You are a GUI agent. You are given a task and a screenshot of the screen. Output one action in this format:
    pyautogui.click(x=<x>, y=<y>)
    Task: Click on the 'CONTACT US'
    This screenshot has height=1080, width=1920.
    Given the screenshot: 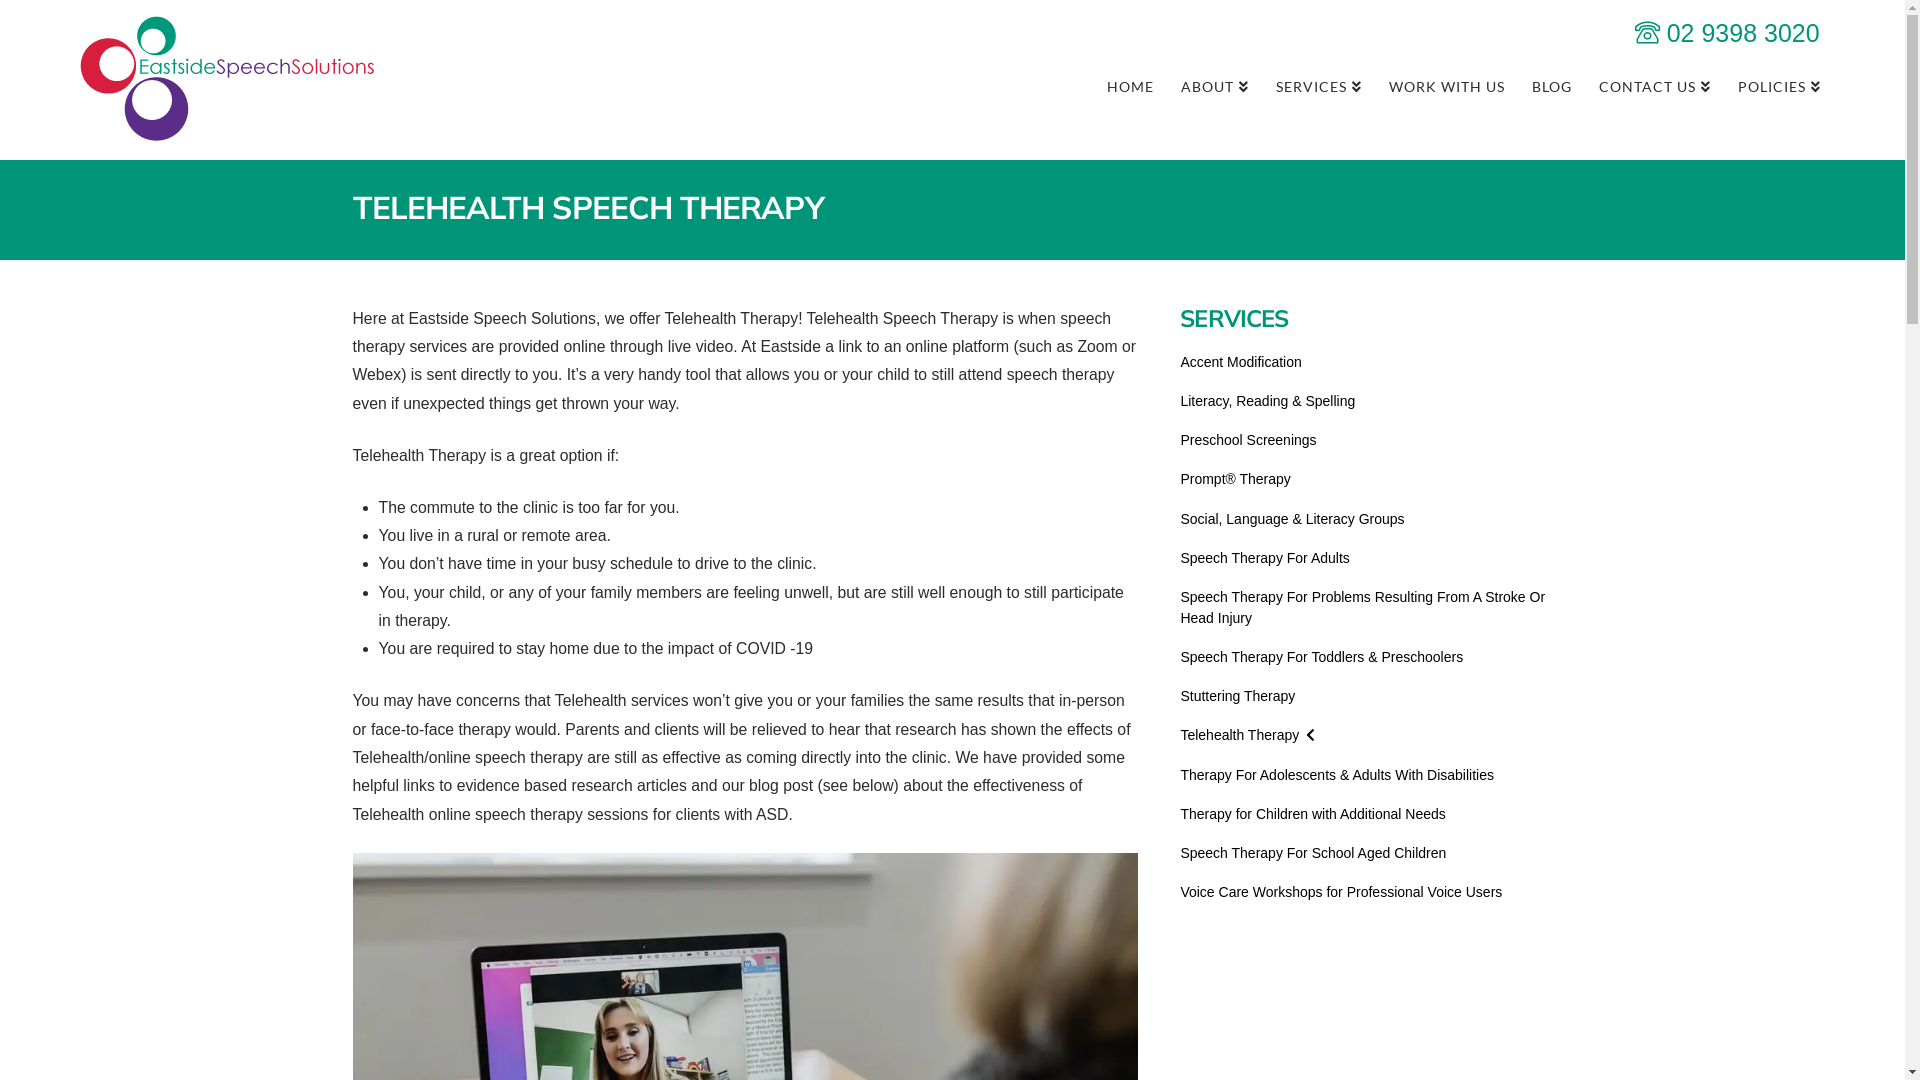 What is the action you would take?
    pyautogui.click(x=1654, y=83)
    